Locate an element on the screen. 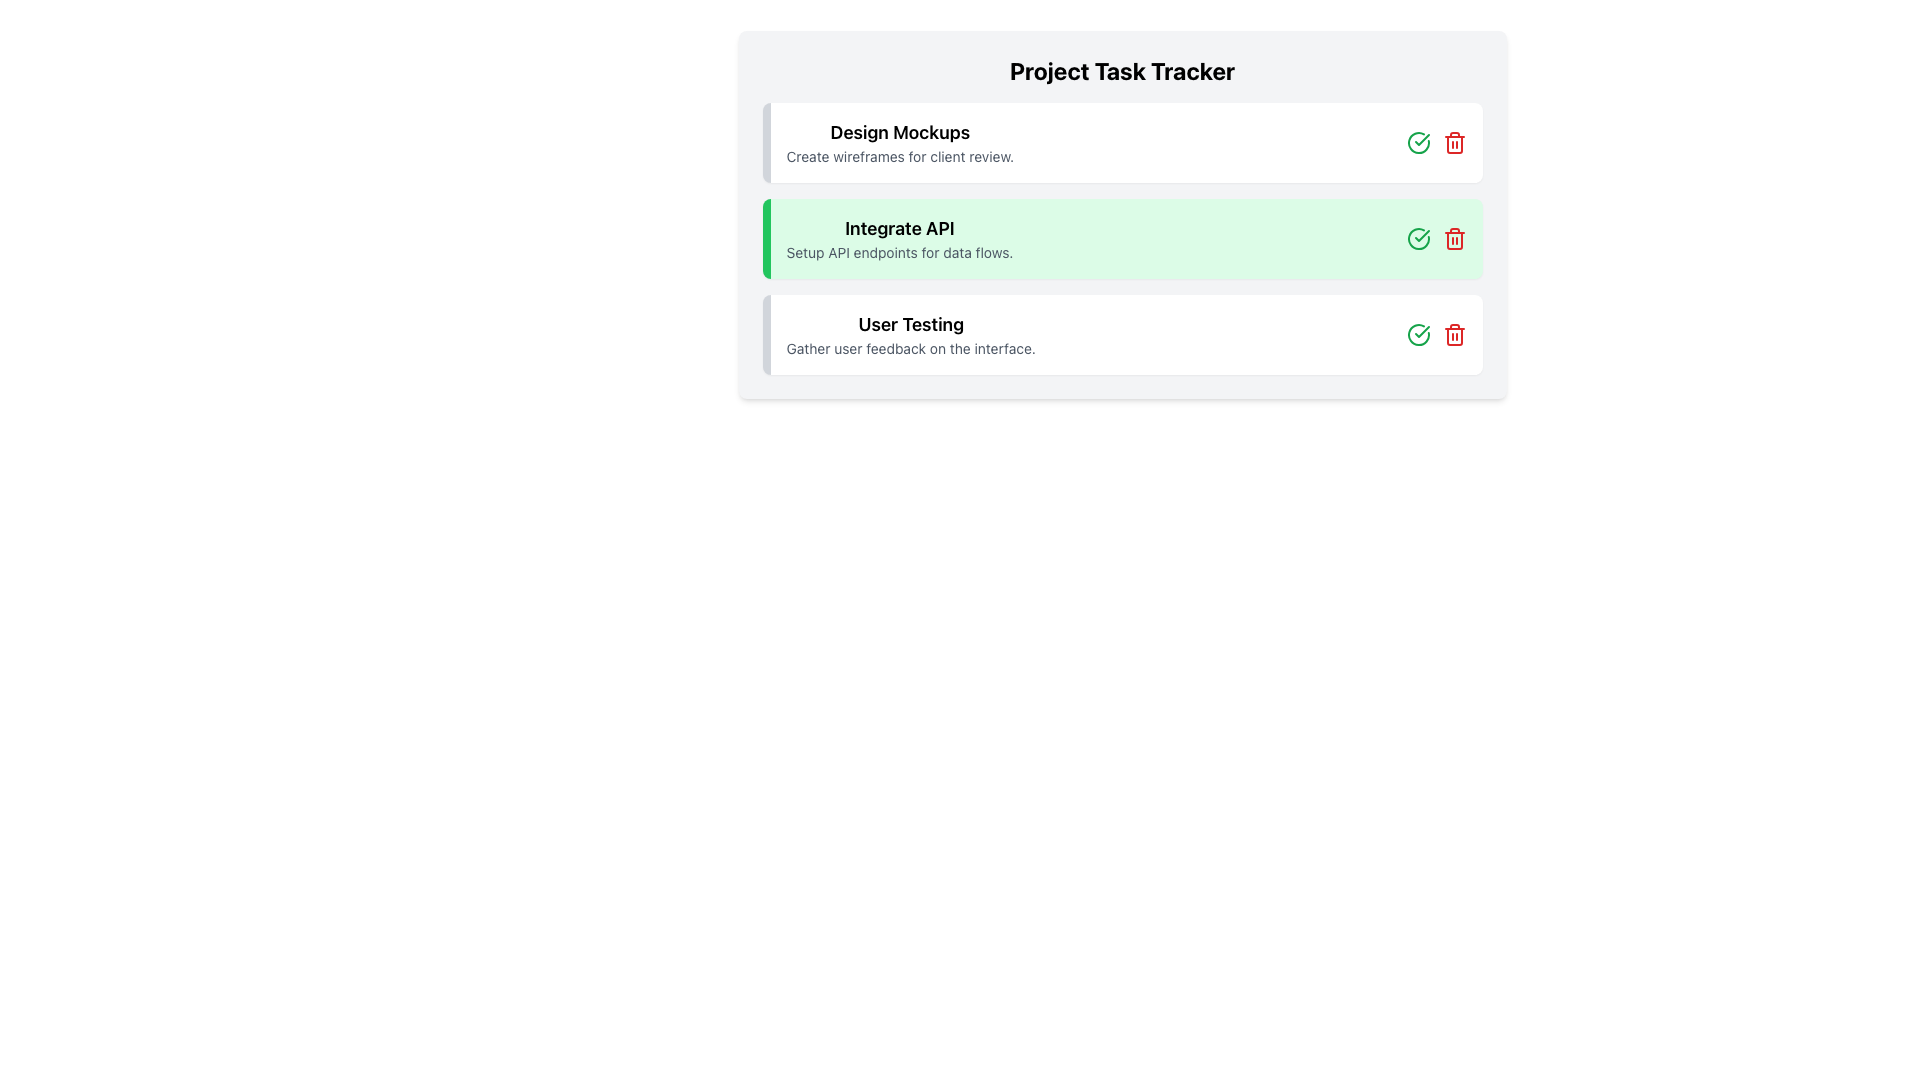 The width and height of the screenshot is (1920, 1080). the Text Heading with Description titled 'Design Mockups' which includes the subtitle 'Create wireframes for client review.' located in the top card of the 'Project Task Tracker' is located at coordinates (899, 141).